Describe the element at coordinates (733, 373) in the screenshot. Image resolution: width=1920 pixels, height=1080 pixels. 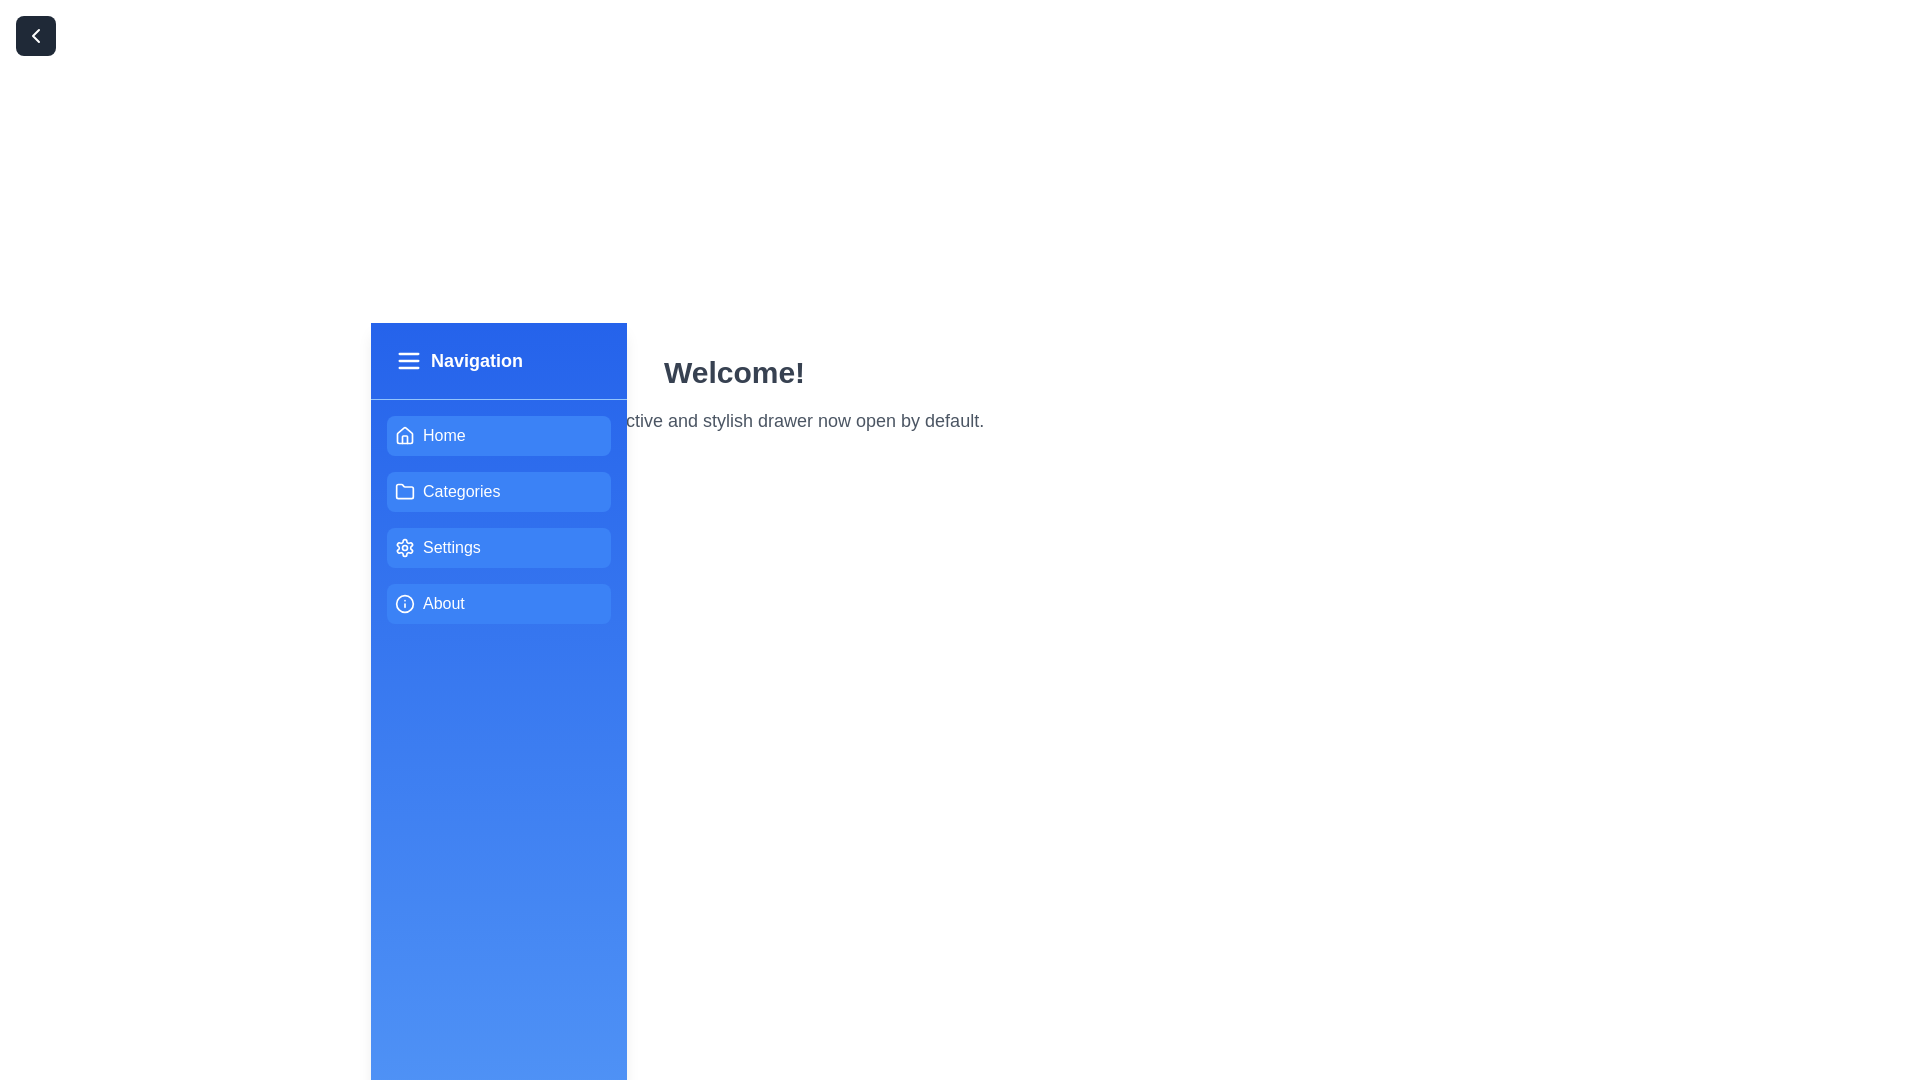
I see `the large, bold text display reading 'Welcome!' located in the top-right section of the UI, which is centrally aligned and positioned next to a blue navigation sidebar` at that location.